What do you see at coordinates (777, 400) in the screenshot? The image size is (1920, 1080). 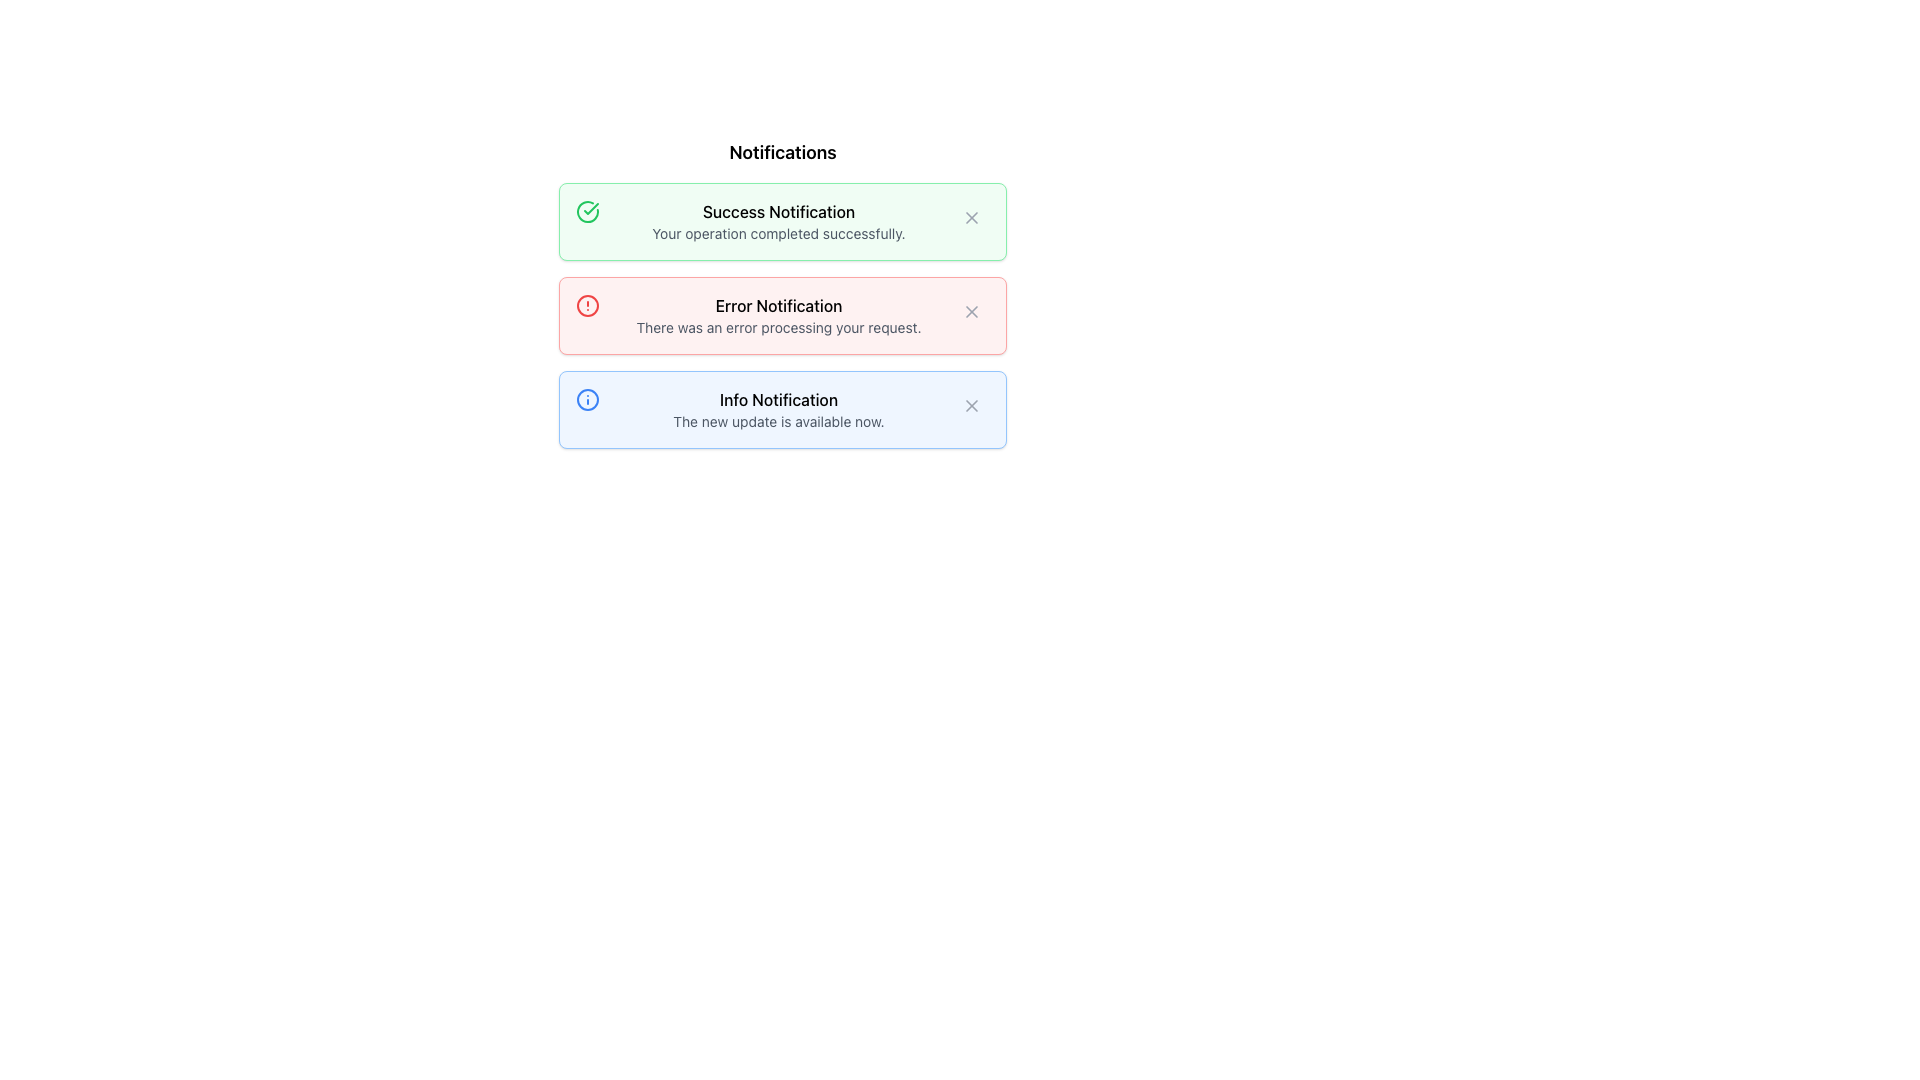 I see `the title of the 'Info Notification' block, which is the static text located at the top section of the blue-bordered notification area, positioned above the descriptive text and is the third notification in the list` at bounding box center [777, 400].